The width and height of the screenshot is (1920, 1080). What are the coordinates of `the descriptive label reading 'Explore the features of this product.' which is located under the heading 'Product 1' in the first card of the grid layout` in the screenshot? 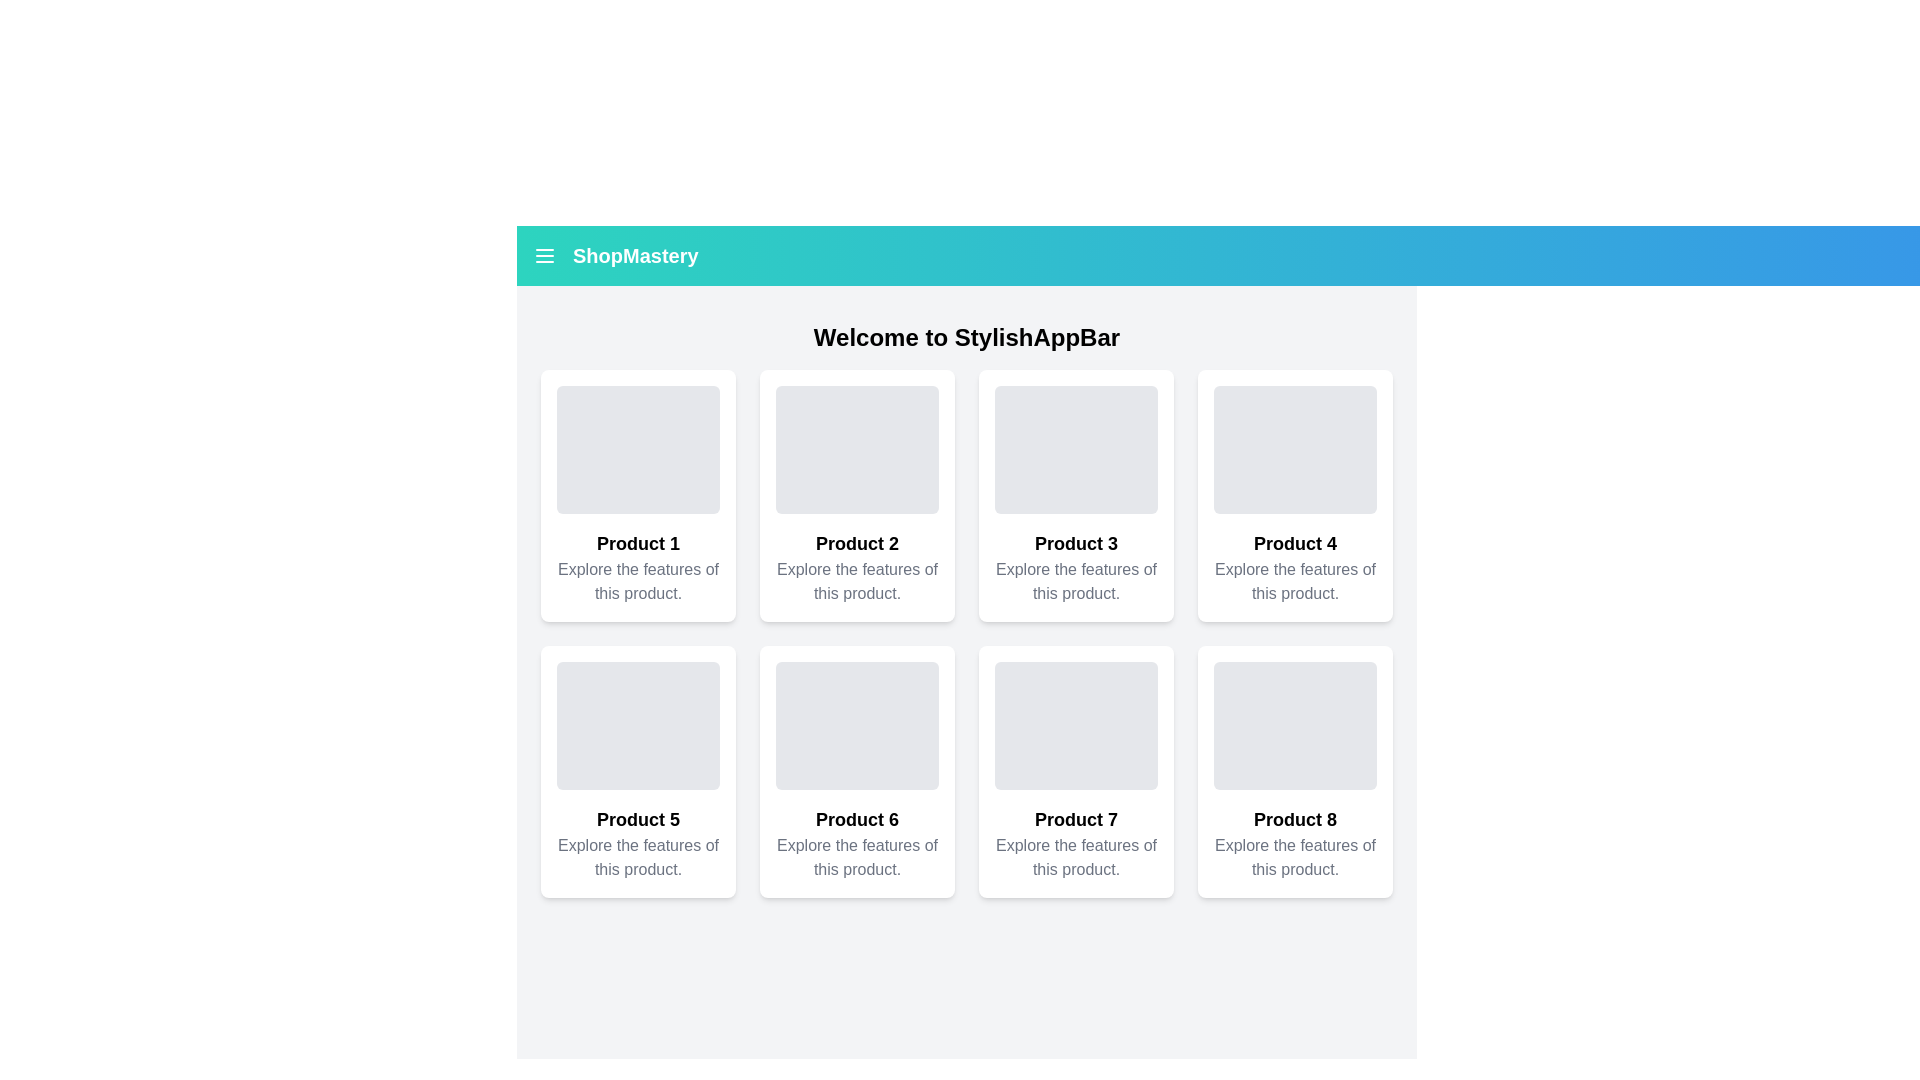 It's located at (637, 582).